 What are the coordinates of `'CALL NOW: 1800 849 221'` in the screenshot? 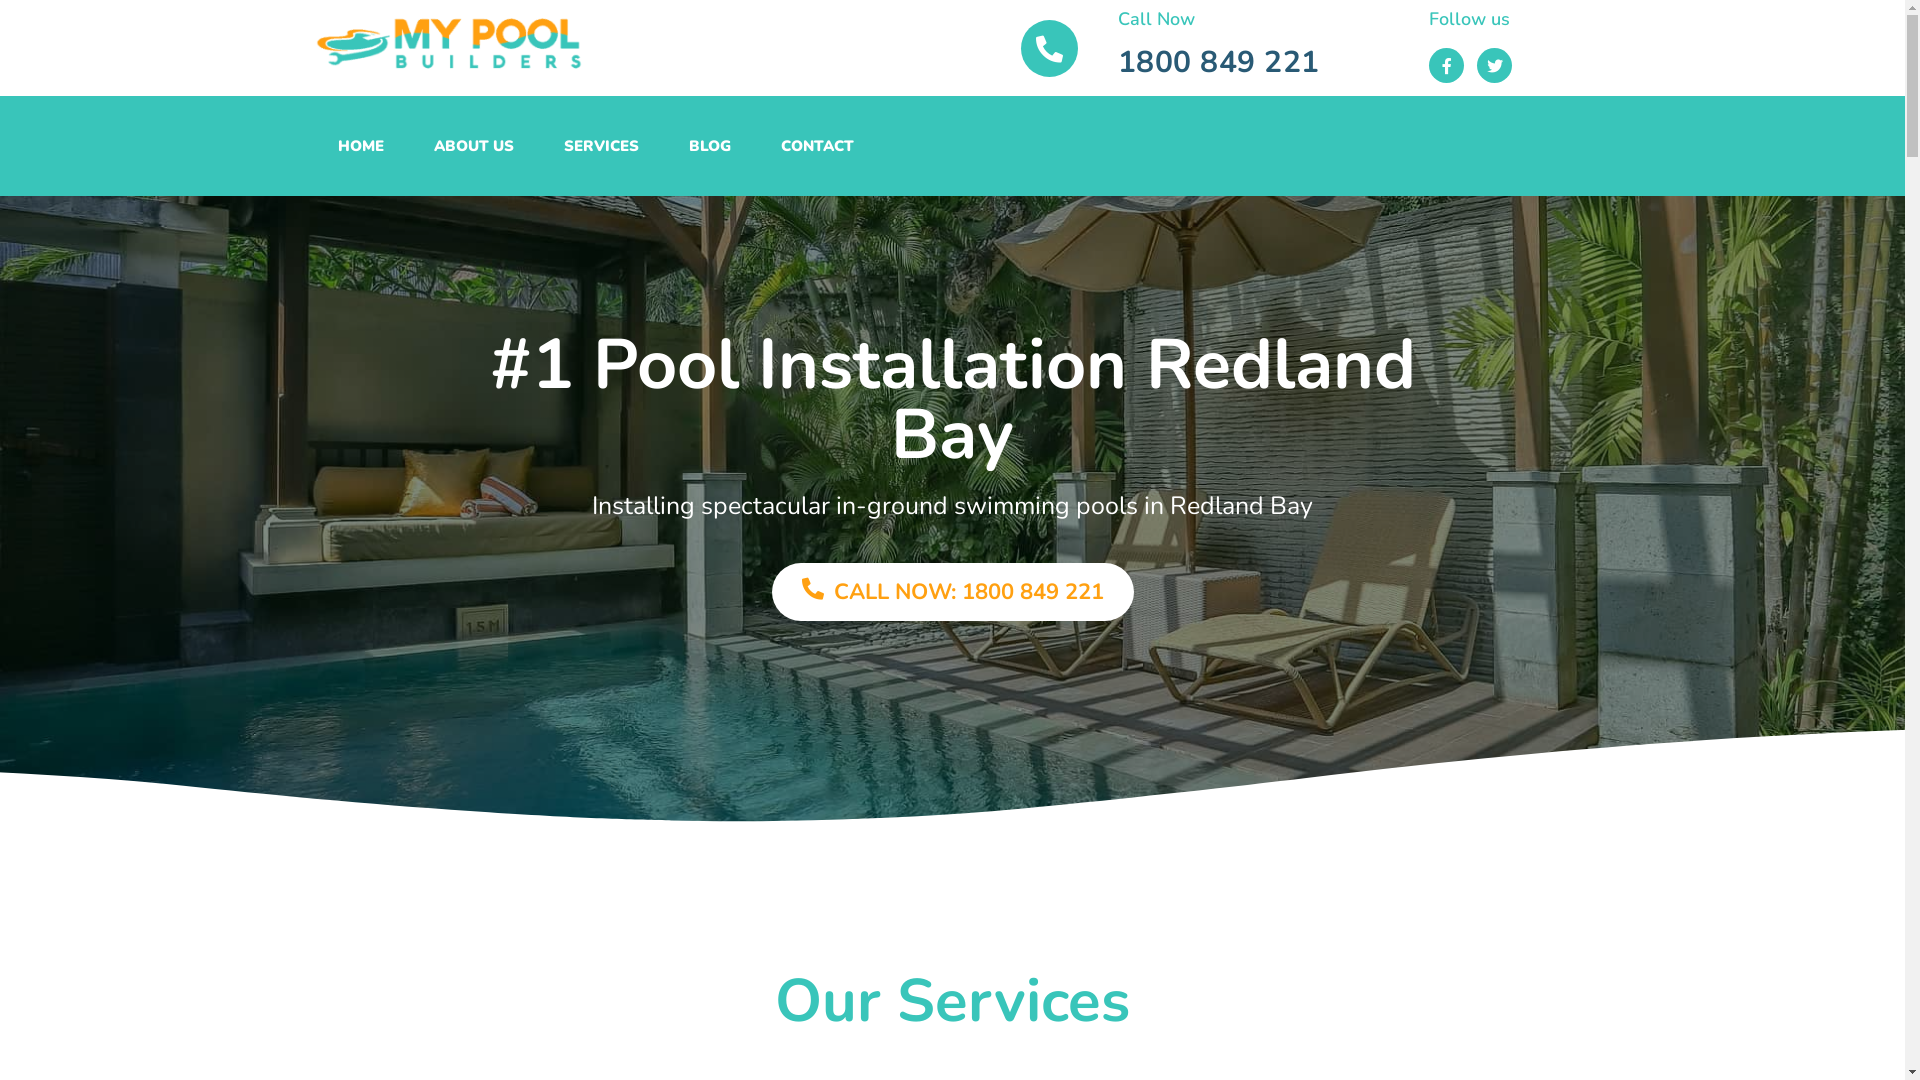 It's located at (952, 591).